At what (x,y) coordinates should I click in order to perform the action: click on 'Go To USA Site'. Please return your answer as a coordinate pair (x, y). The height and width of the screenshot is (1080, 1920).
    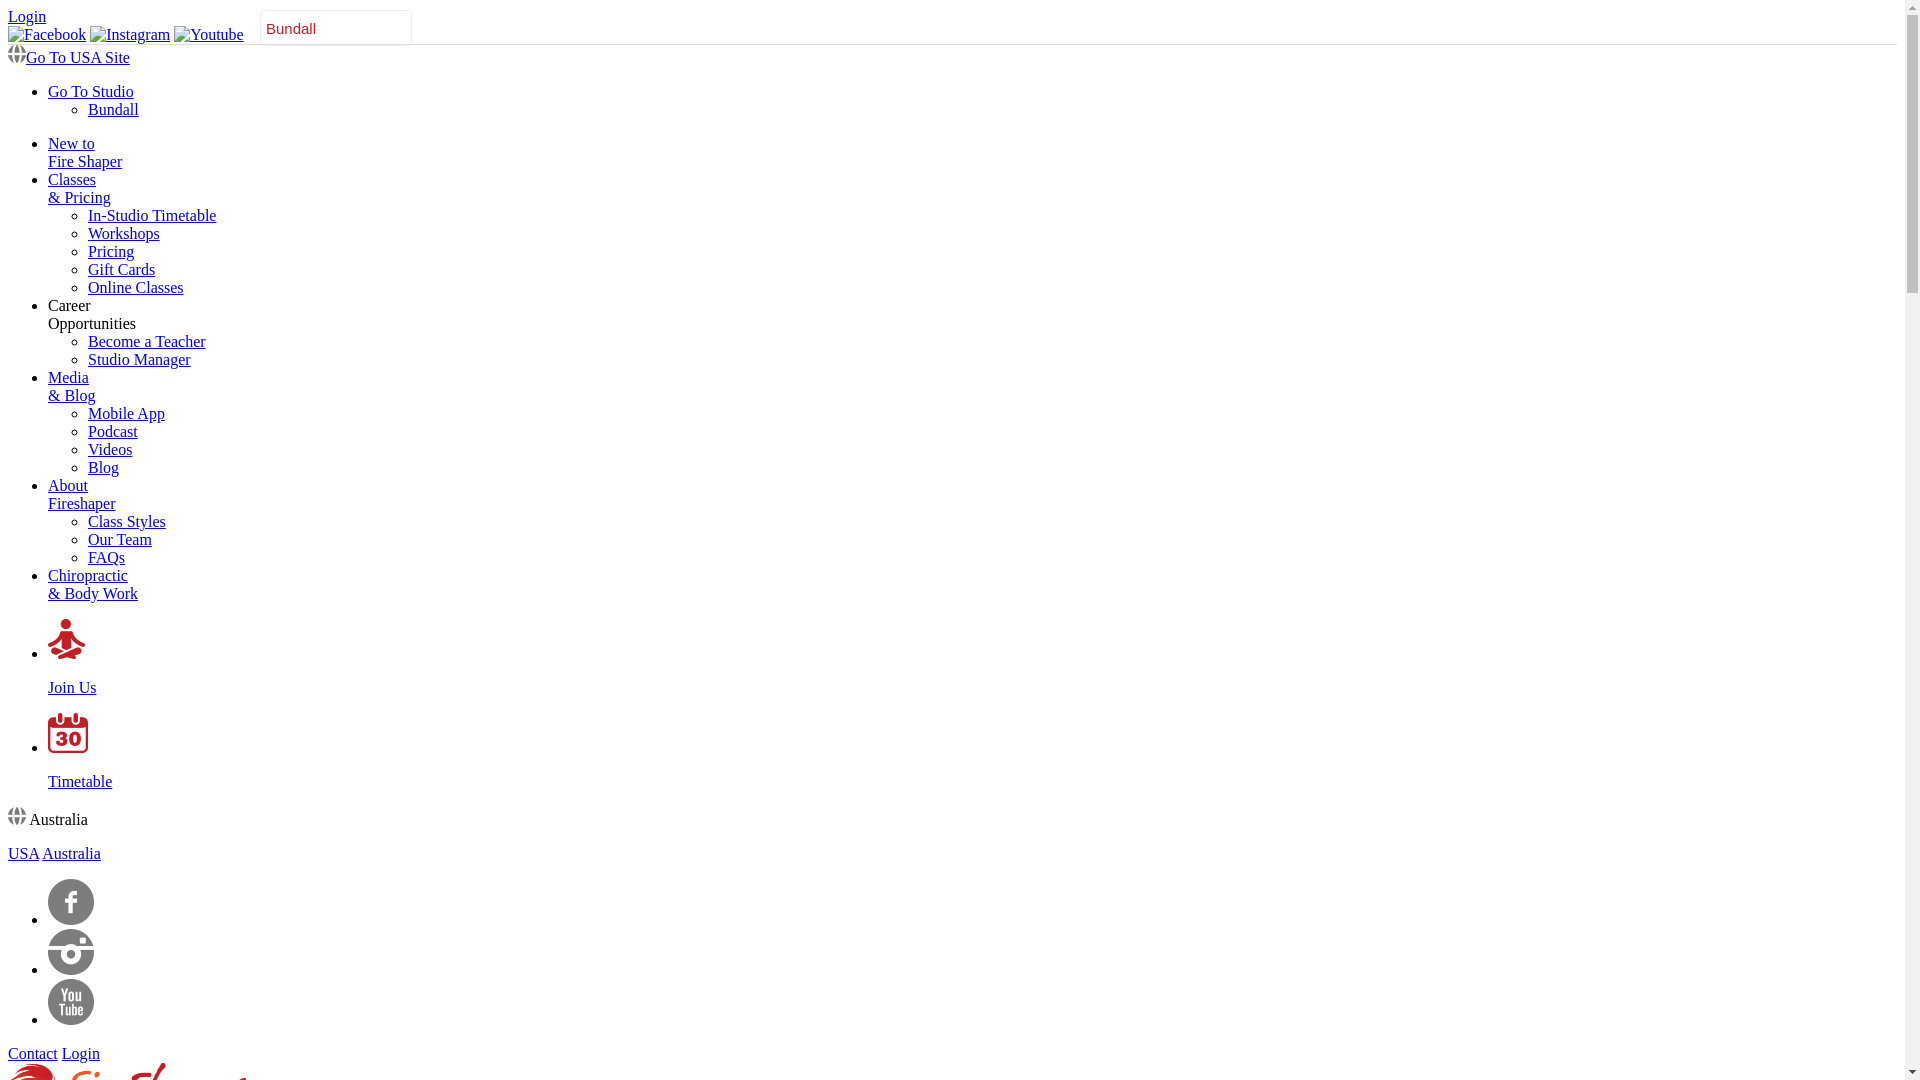
    Looking at the image, I should click on (68, 56).